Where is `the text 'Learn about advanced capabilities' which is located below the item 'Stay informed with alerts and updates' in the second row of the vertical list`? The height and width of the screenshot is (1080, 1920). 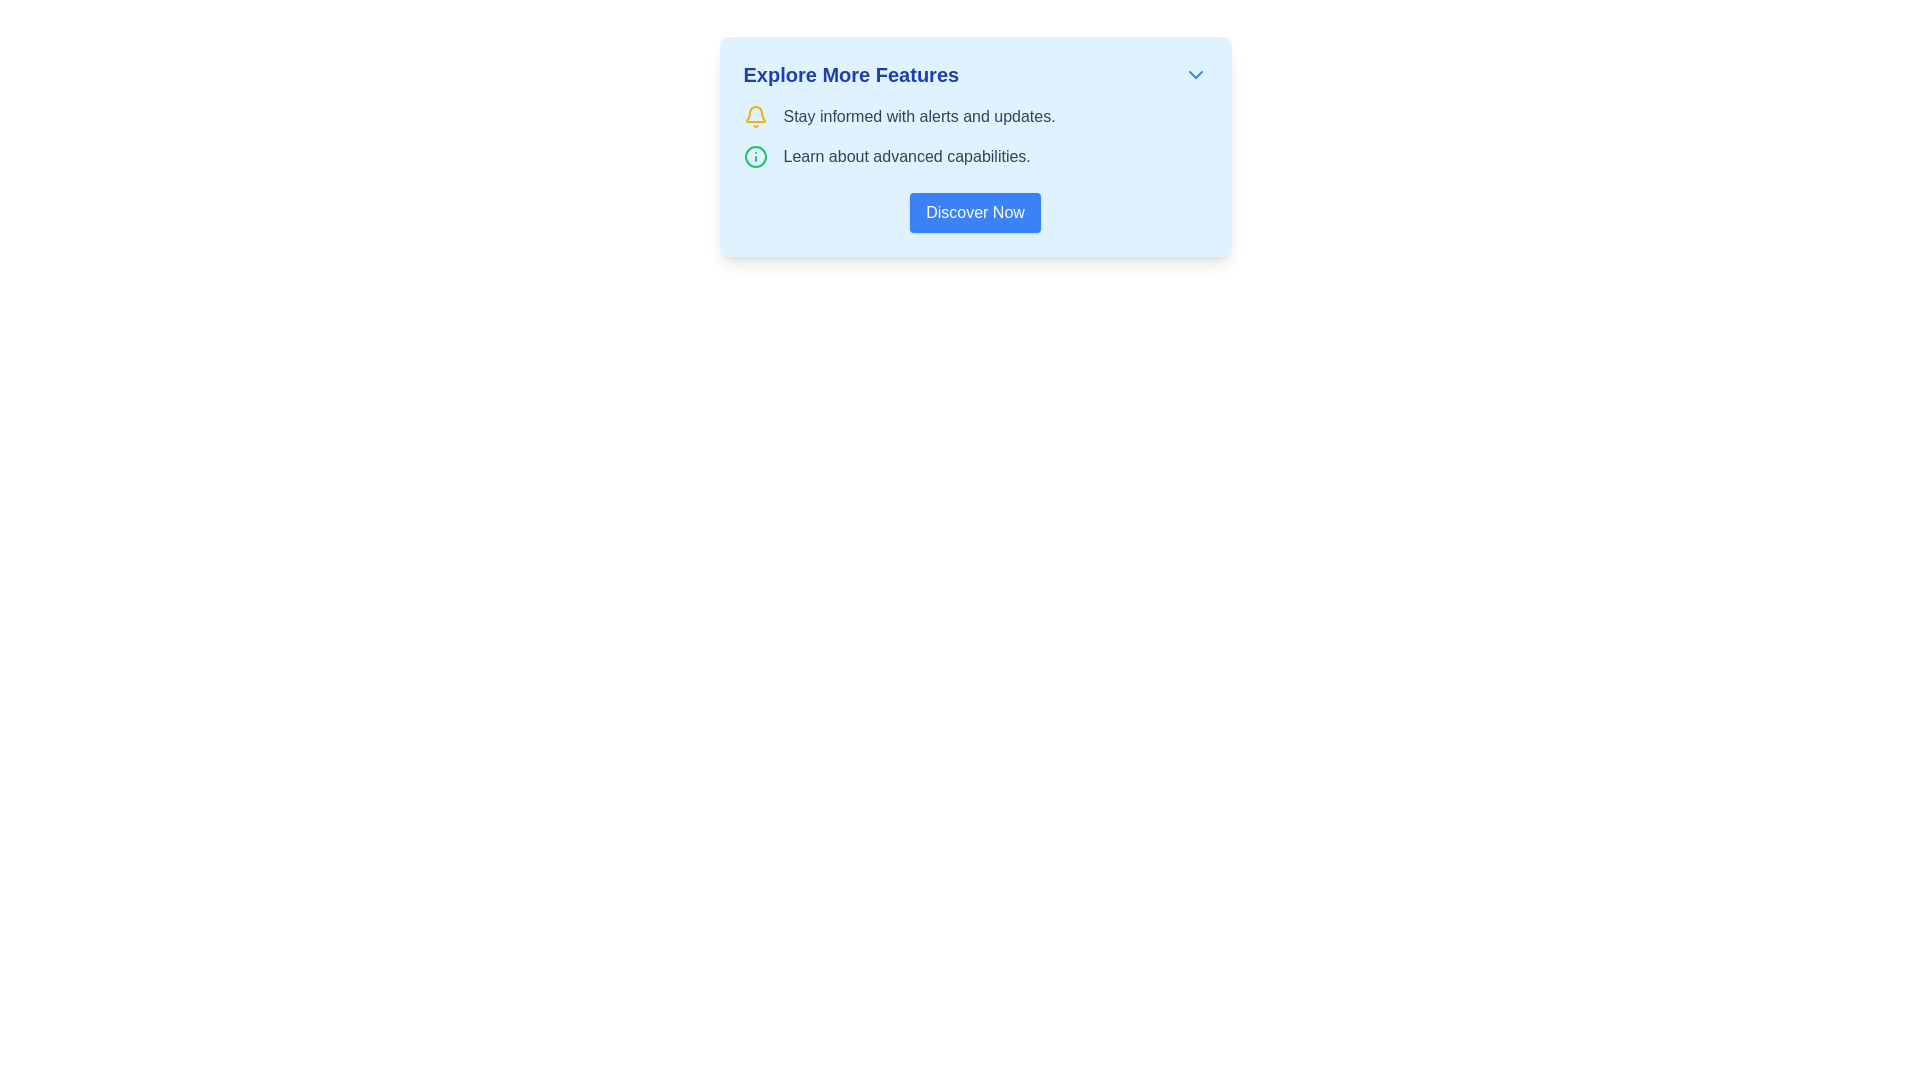
the text 'Learn about advanced capabilities' which is located below the item 'Stay informed with alerts and updates' in the second row of the vertical list is located at coordinates (975, 156).